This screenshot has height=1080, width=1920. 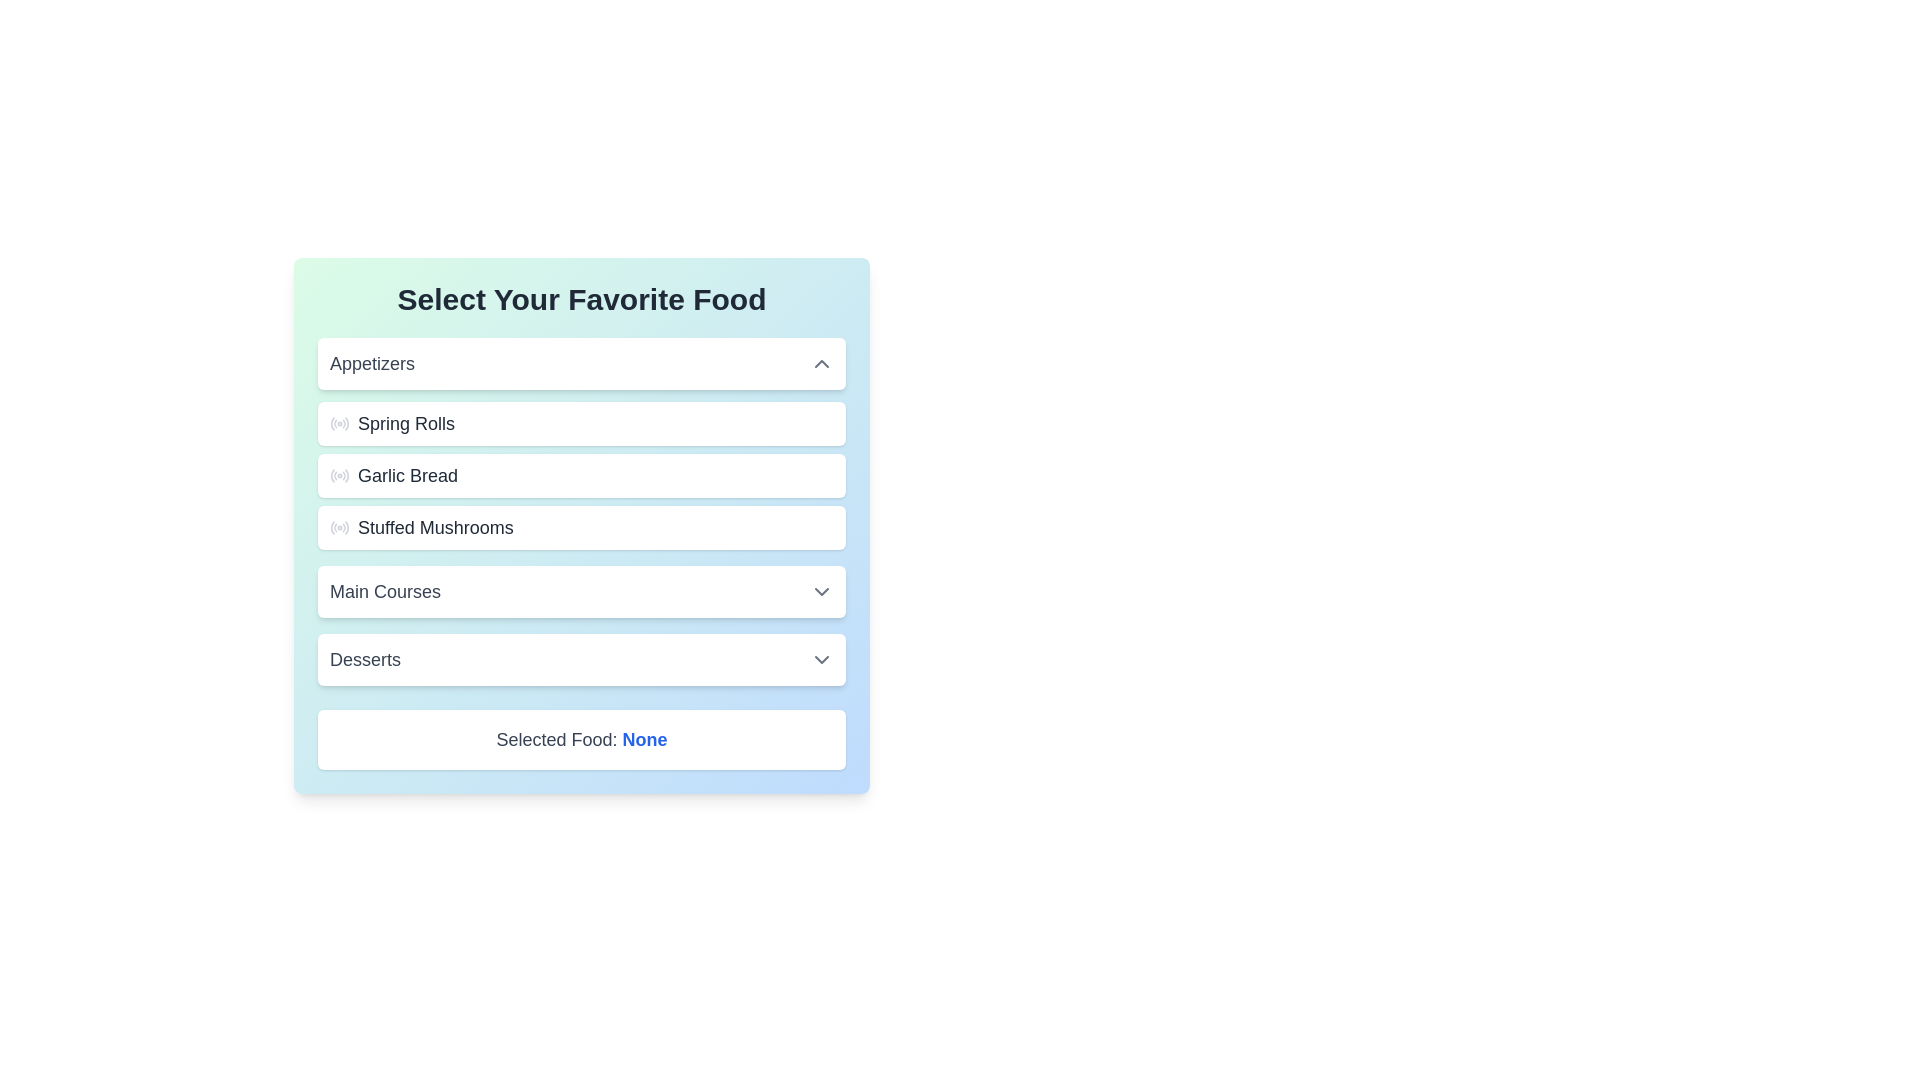 What do you see at coordinates (580, 300) in the screenshot?
I see `the header text element displaying 'Select Your Favorite Food', which is prominently placed at the top center of the card-like section` at bounding box center [580, 300].